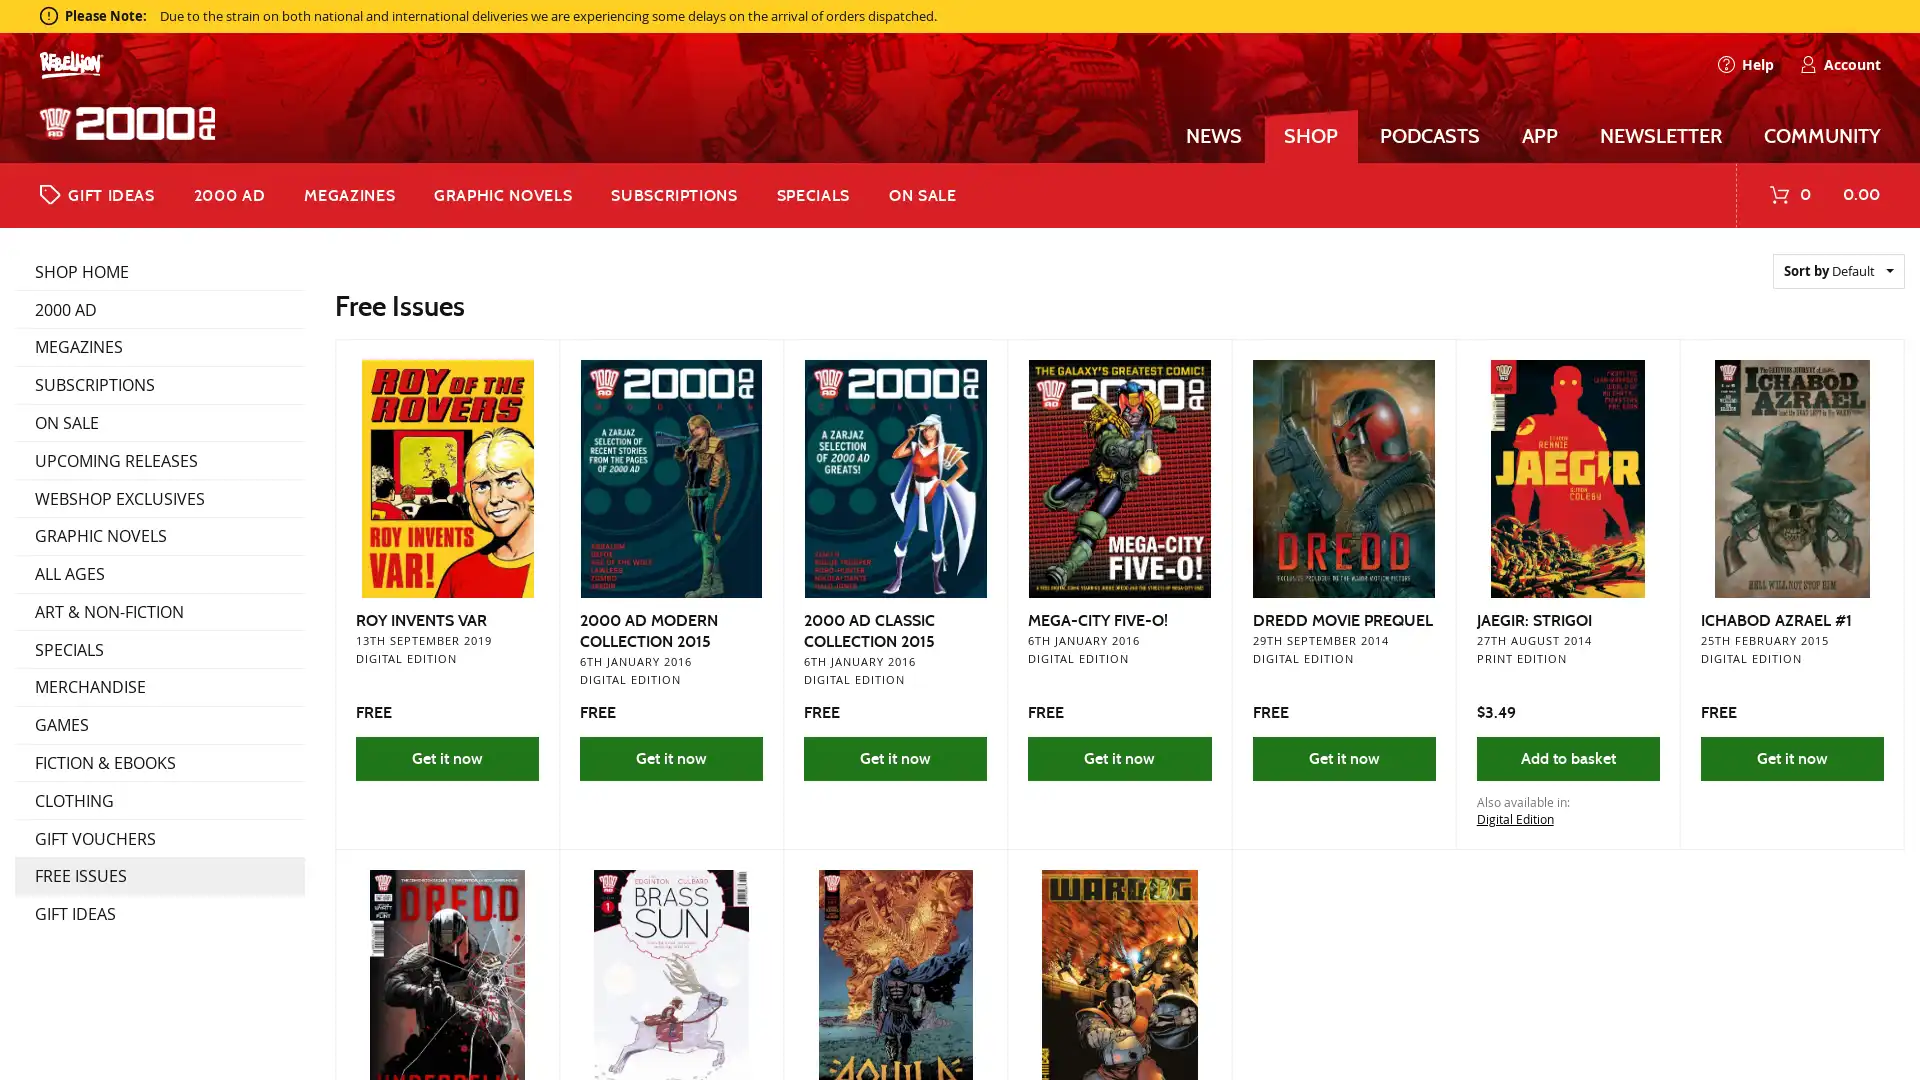 This screenshot has height=1080, width=1920. What do you see at coordinates (1343, 758) in the screenshot?
I see `Get it now` at bounding box center [1343, 758].